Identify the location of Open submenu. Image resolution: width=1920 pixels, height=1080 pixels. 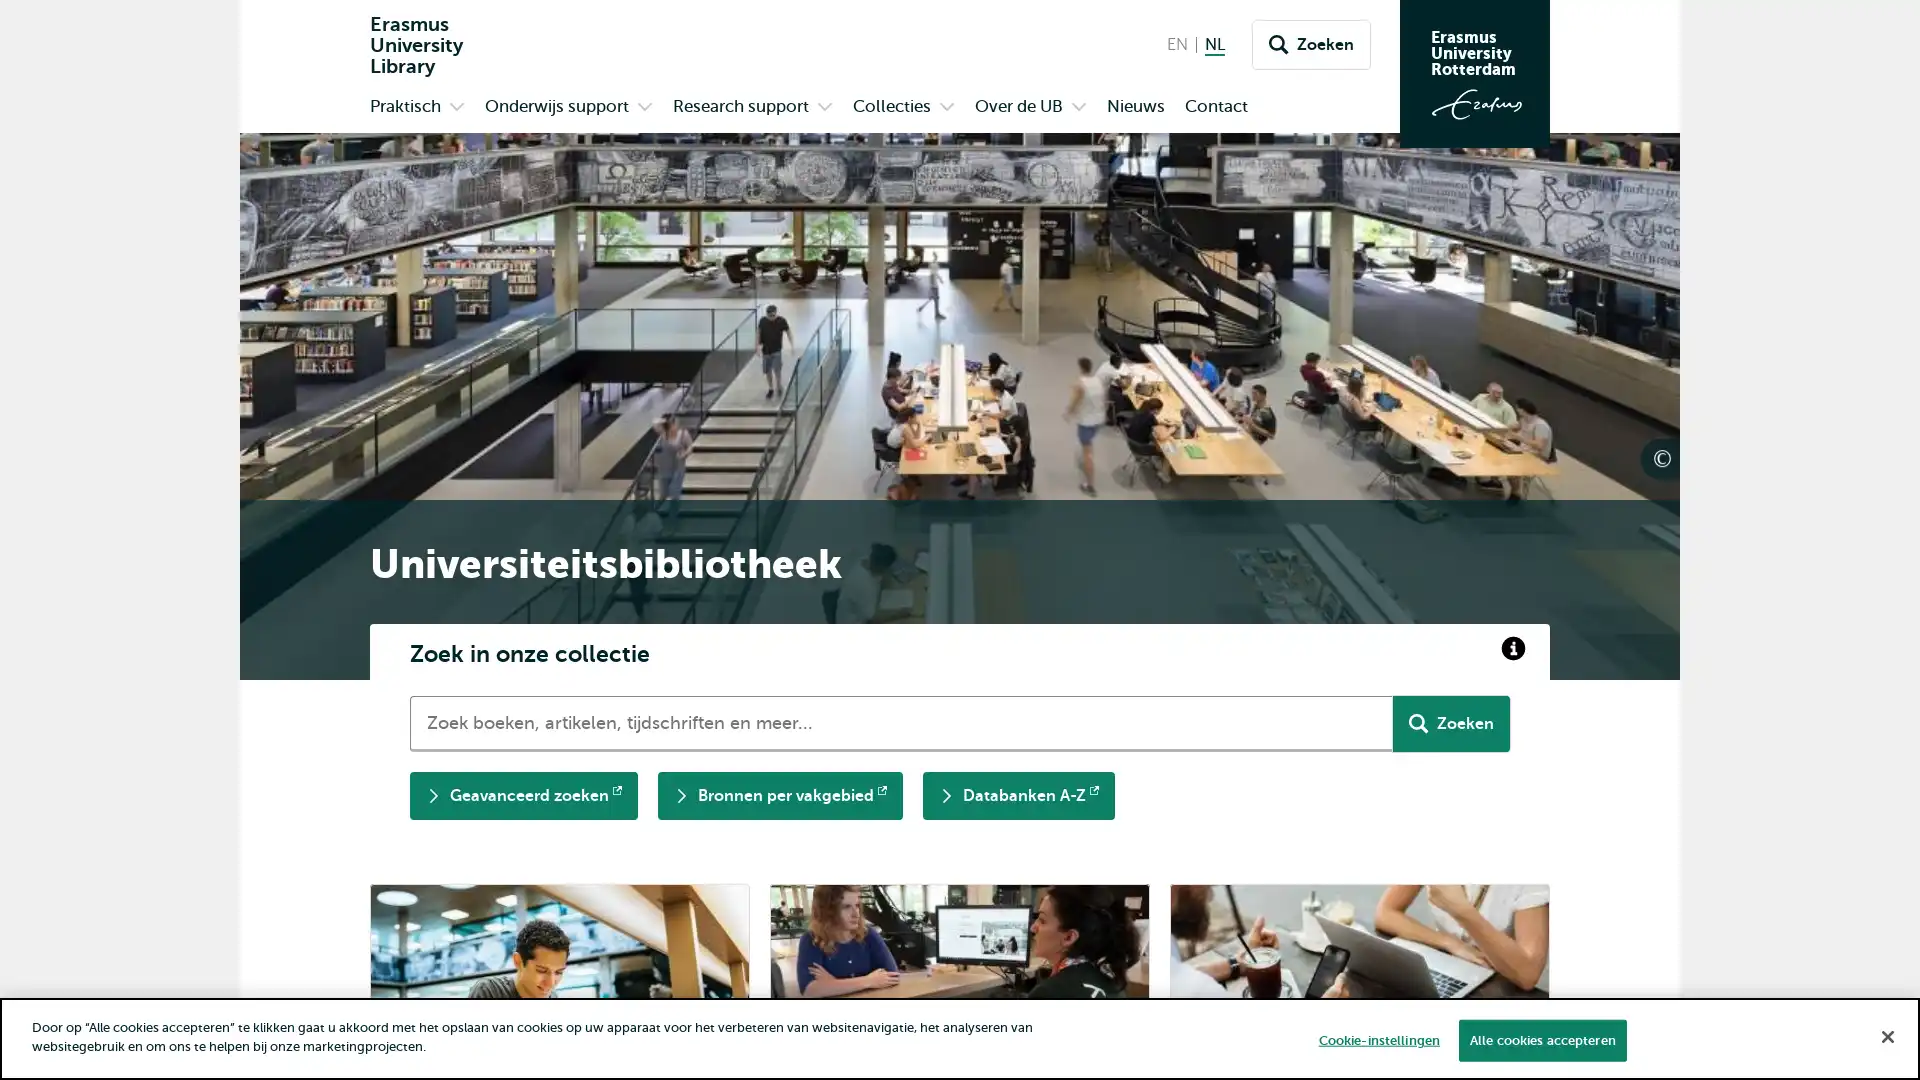
(1078, 108).